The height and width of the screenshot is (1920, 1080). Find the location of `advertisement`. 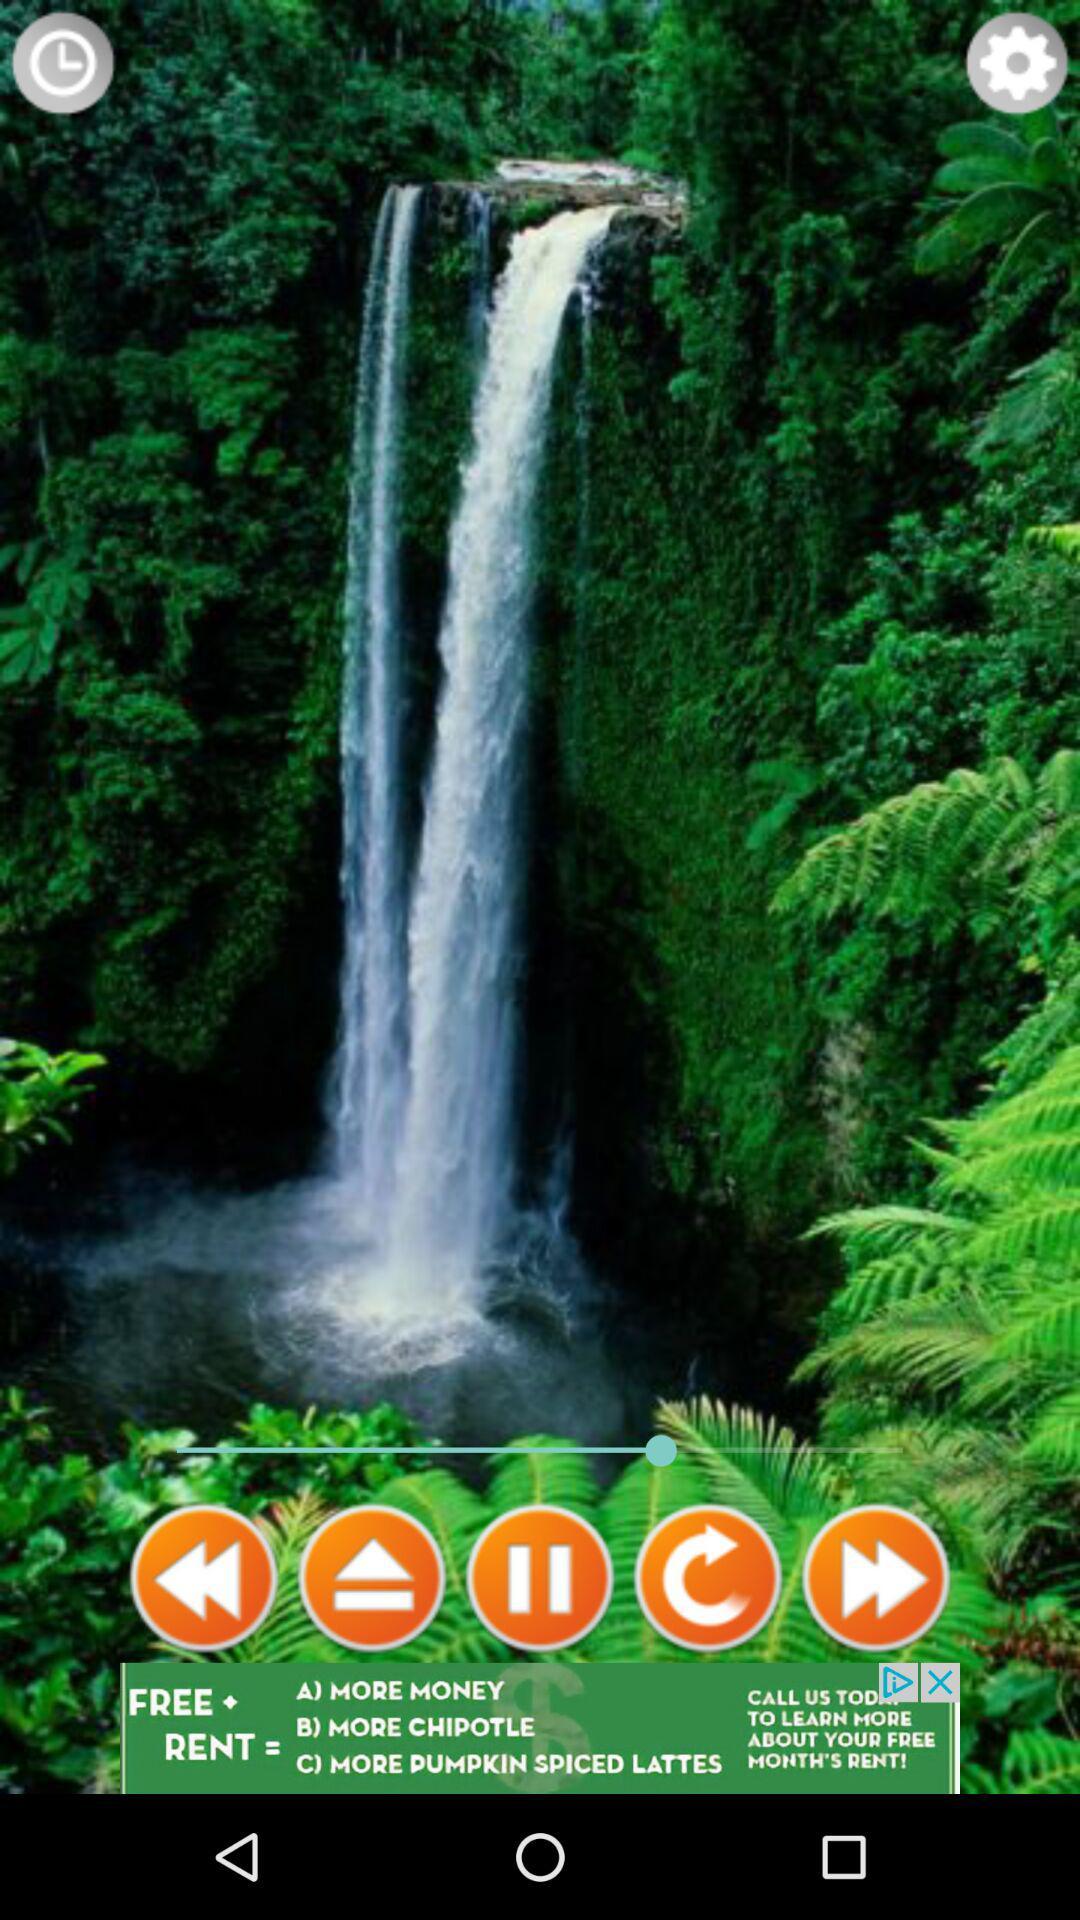

advertisement is located at coordinates (540, 1727).